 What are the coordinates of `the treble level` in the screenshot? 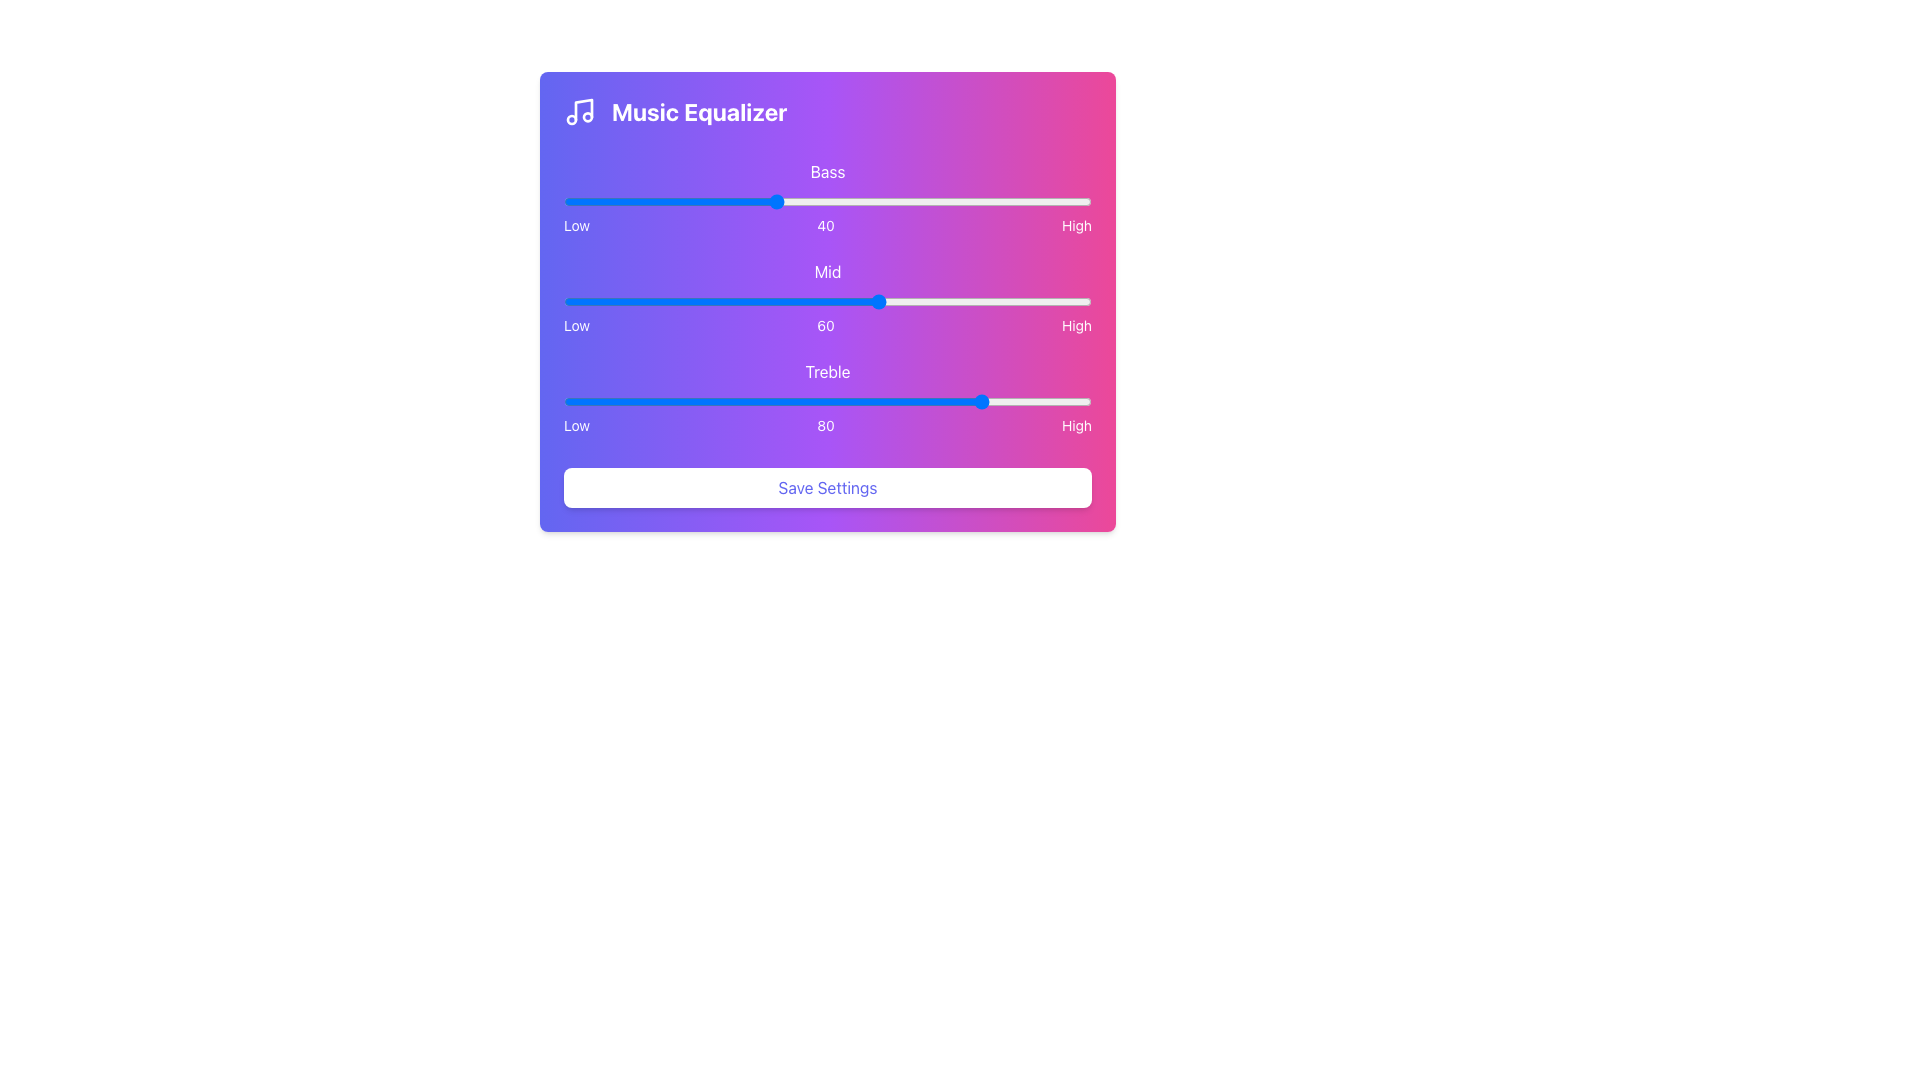 It's located at (859, 401).